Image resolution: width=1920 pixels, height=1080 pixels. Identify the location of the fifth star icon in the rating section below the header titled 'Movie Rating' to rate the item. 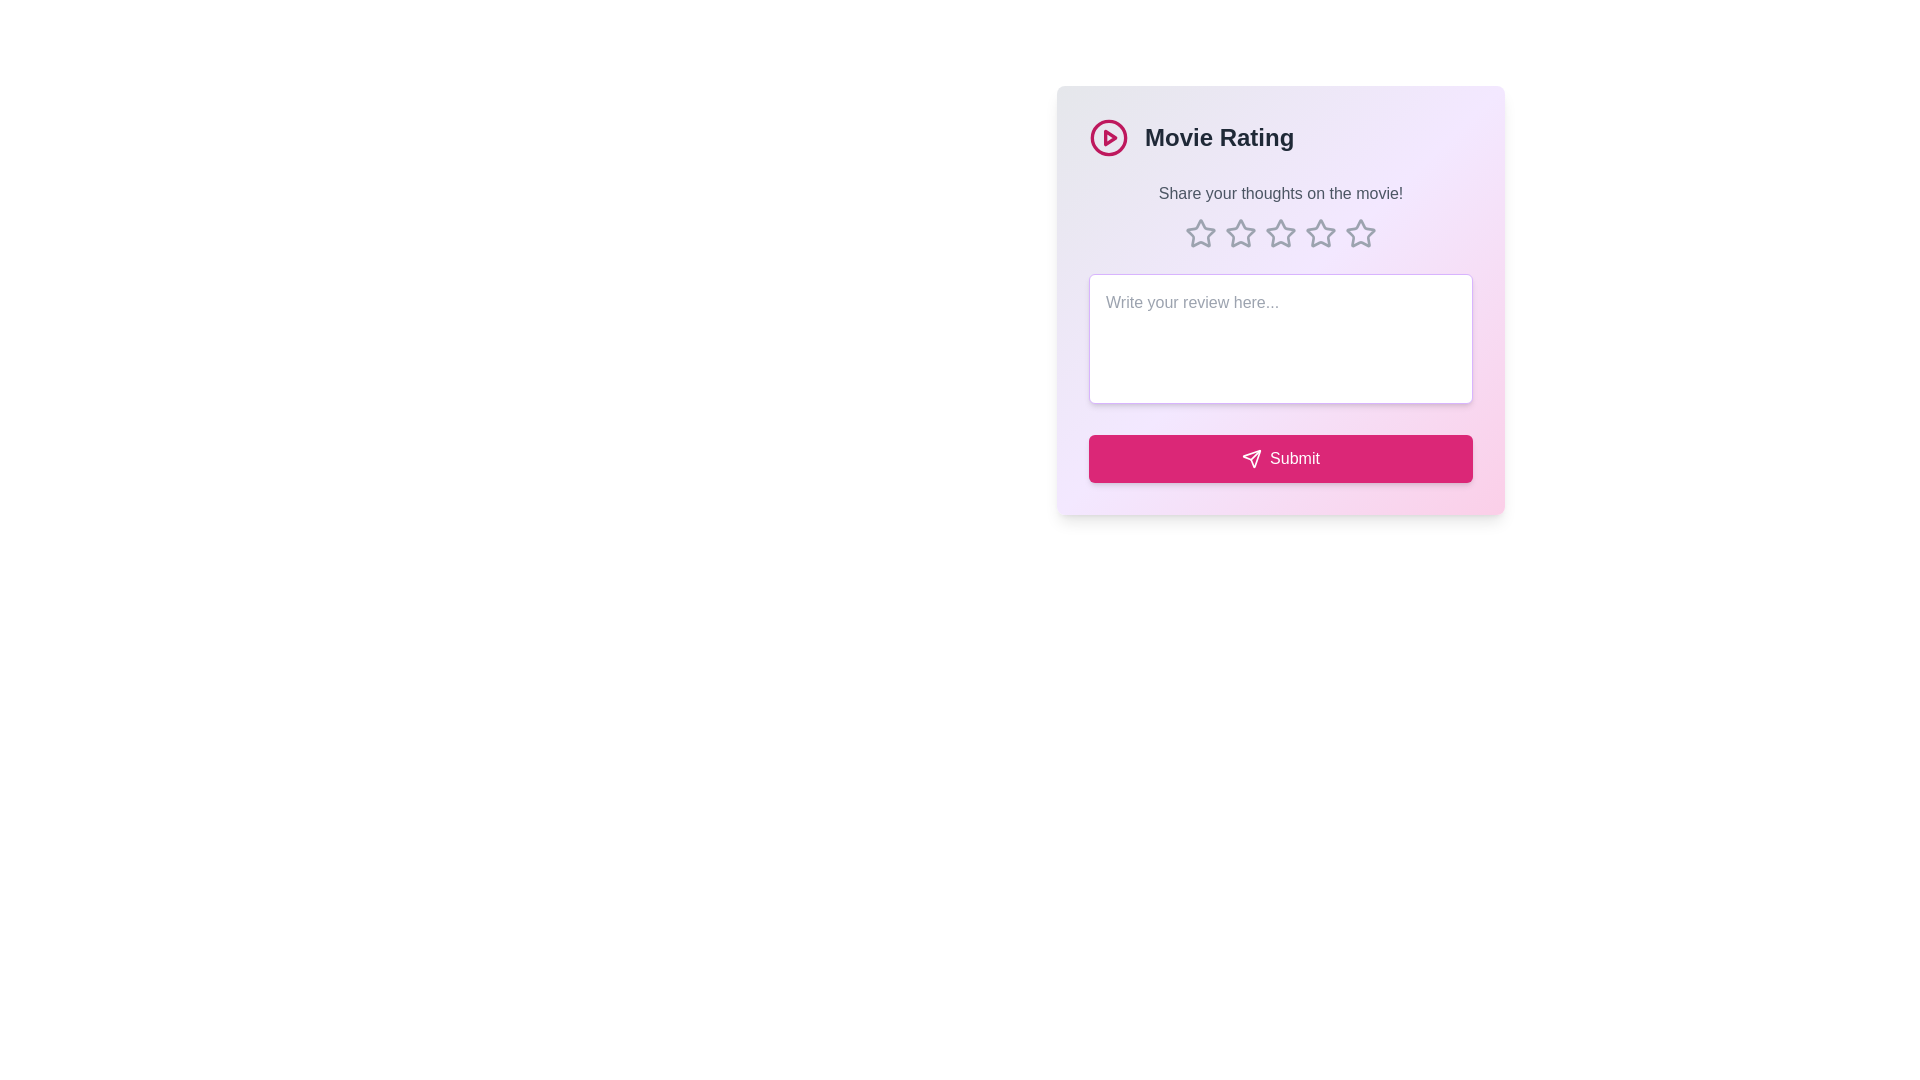
(1359, 231).